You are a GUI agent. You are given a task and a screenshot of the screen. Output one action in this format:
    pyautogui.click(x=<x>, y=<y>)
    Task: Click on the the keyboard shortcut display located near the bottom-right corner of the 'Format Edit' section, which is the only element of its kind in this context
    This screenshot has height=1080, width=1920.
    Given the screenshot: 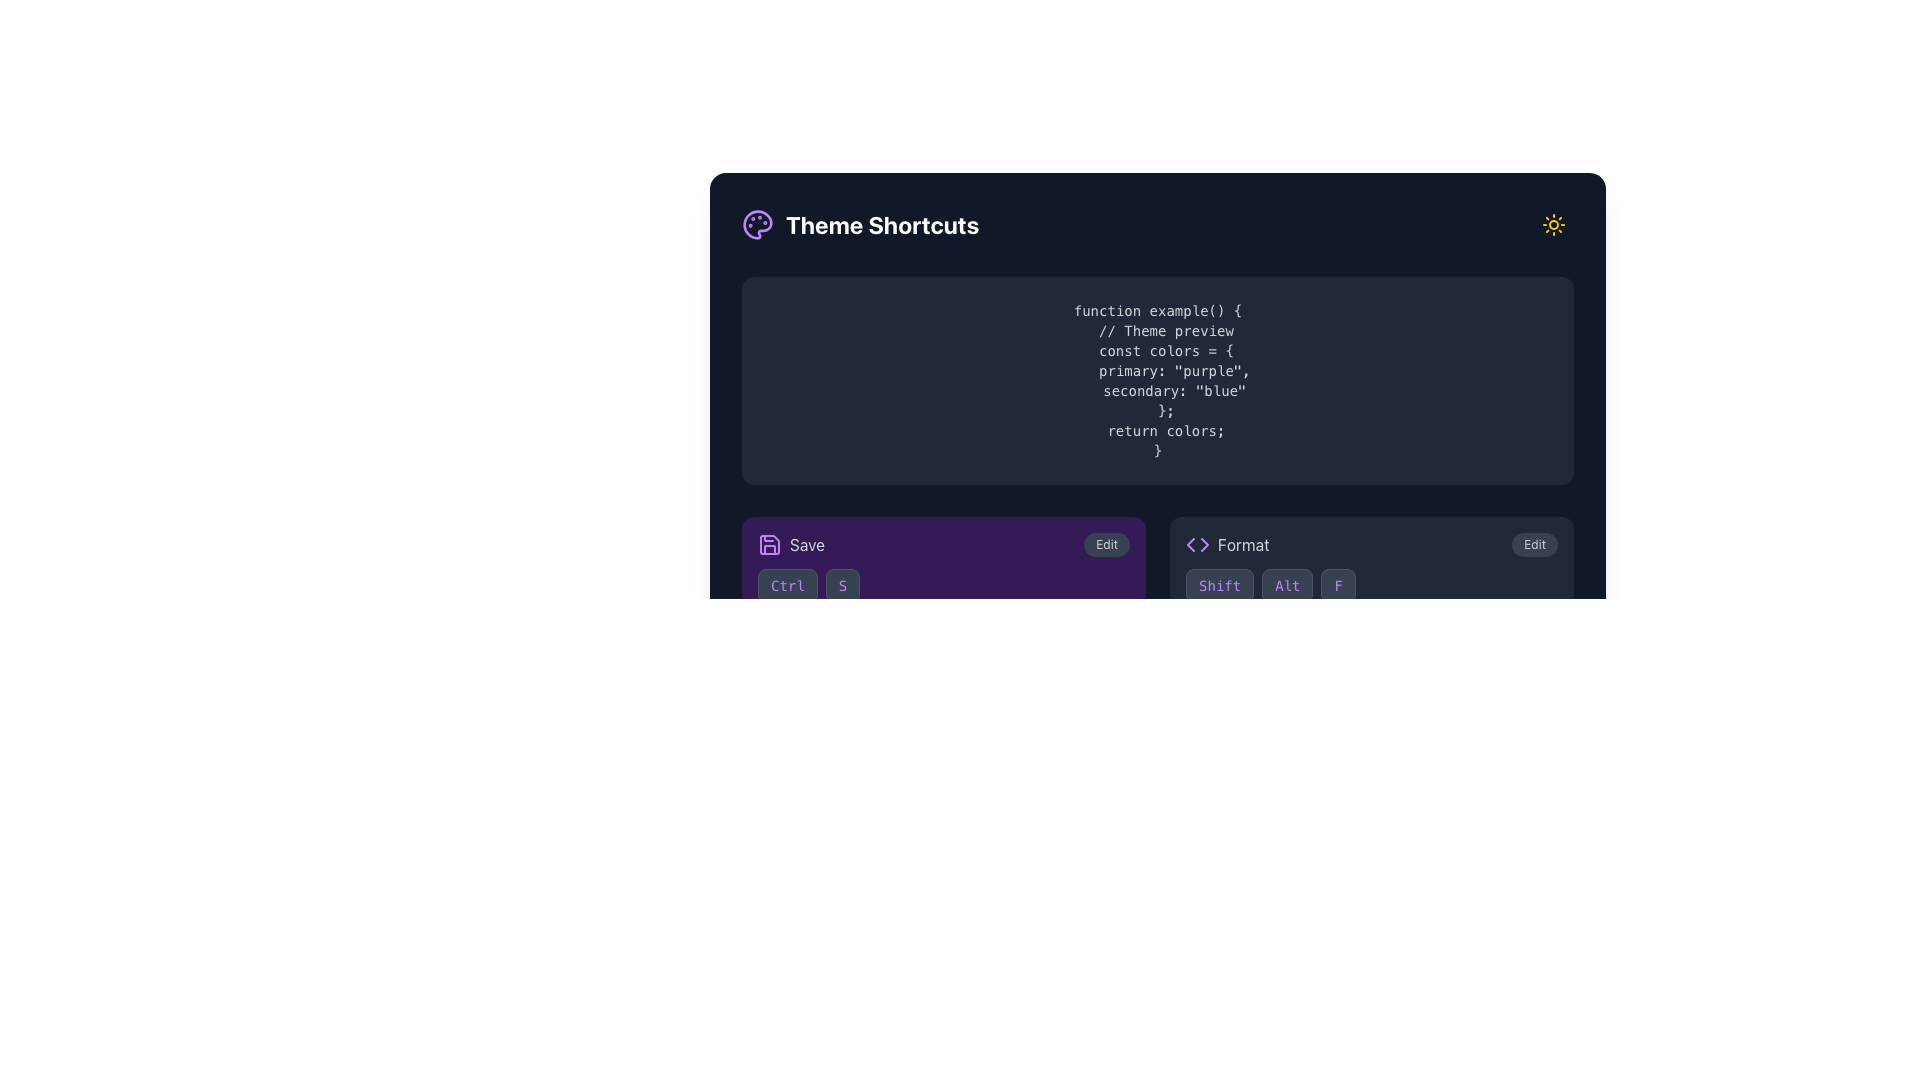 What is the action you would take?
    pyautogui.click(x=1371, y=585)
    